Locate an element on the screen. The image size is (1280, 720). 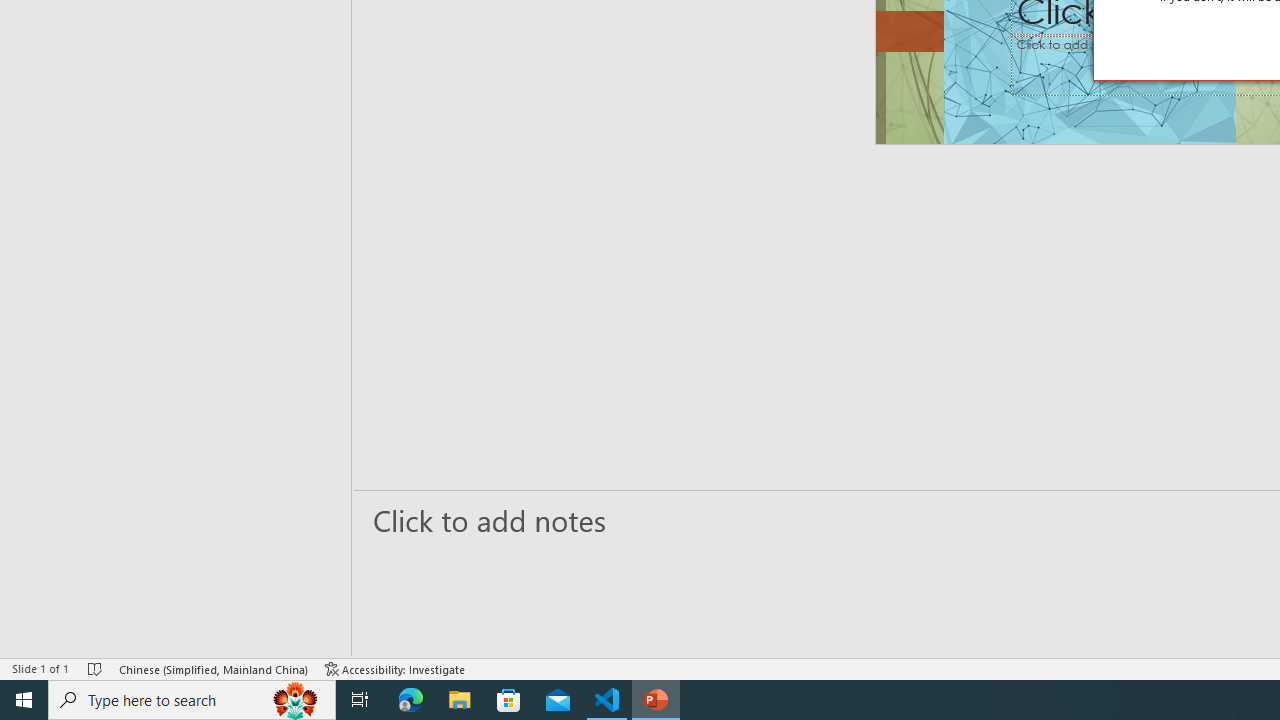
'Visual Studio Code - 1 running window' is located at coordinates (606, 698).